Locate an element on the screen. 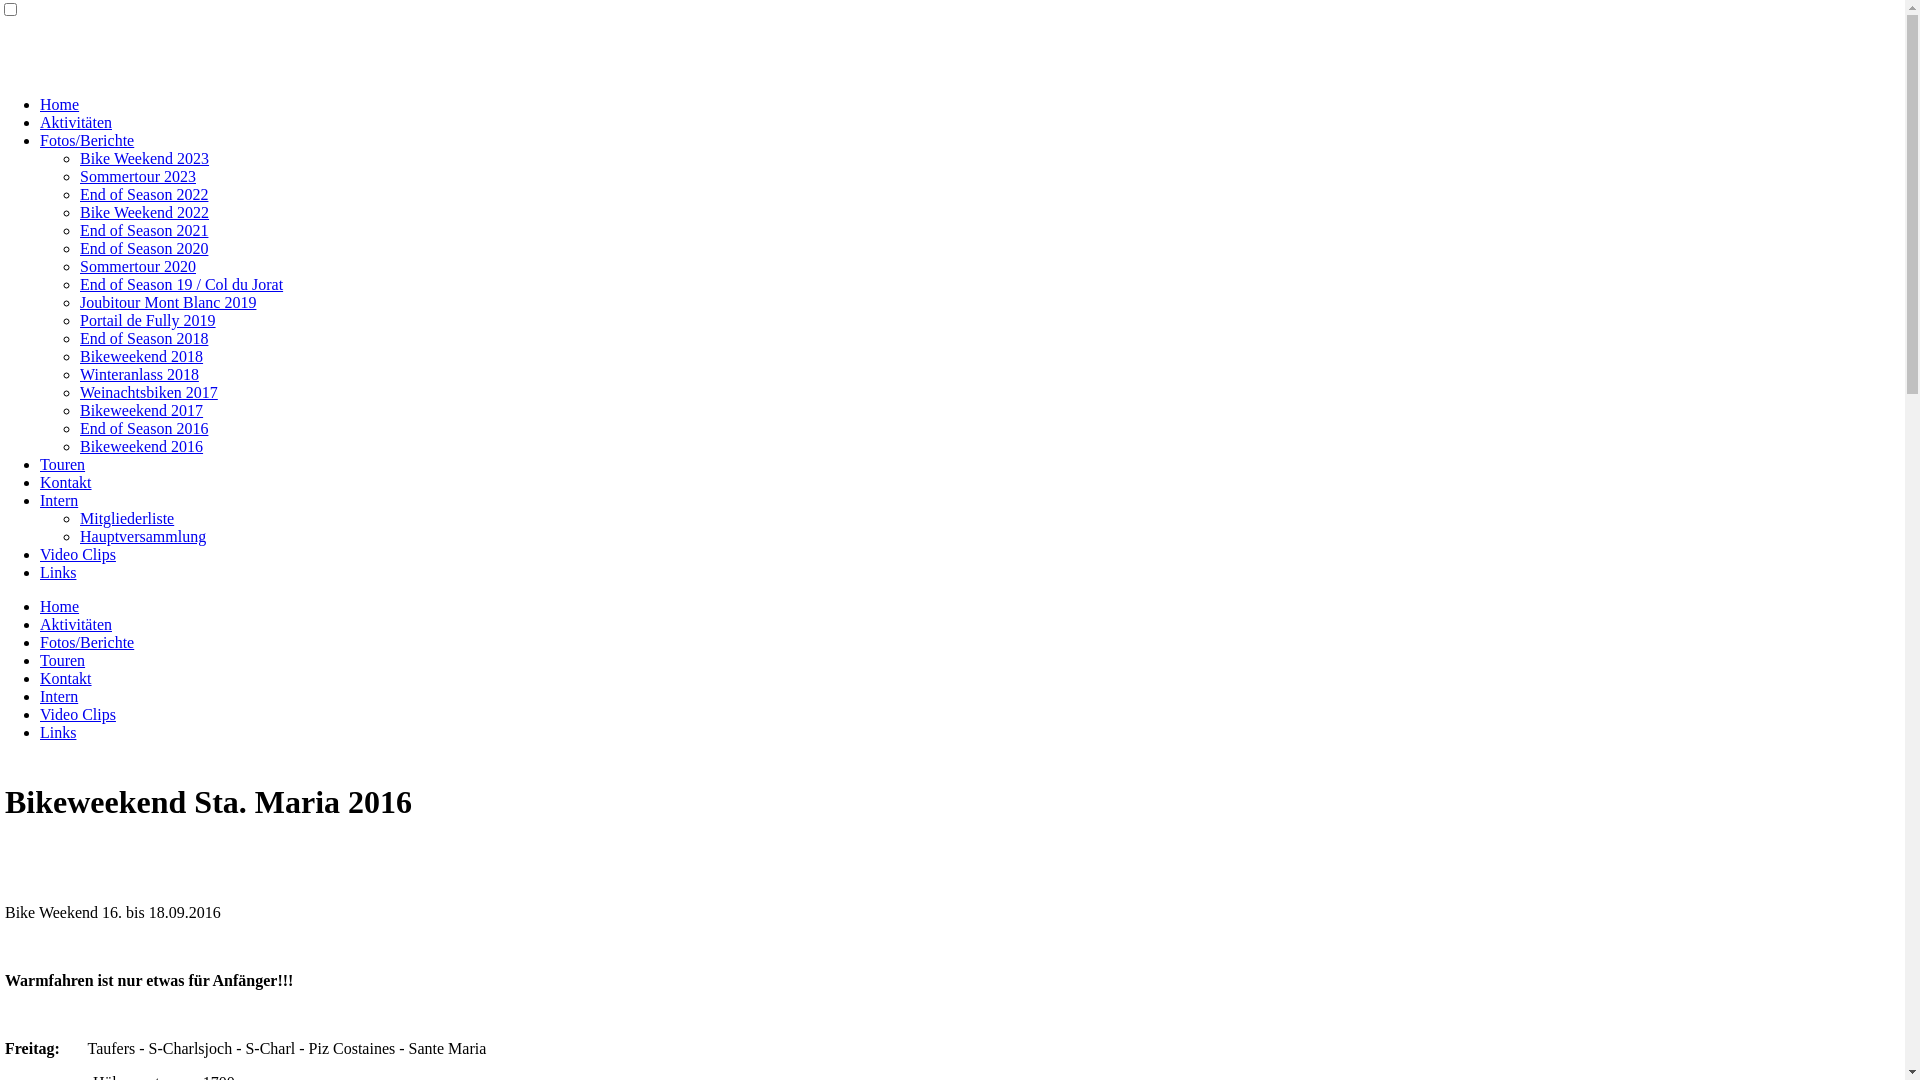  'End of Season 2020' is located at coordinates (143, 247).